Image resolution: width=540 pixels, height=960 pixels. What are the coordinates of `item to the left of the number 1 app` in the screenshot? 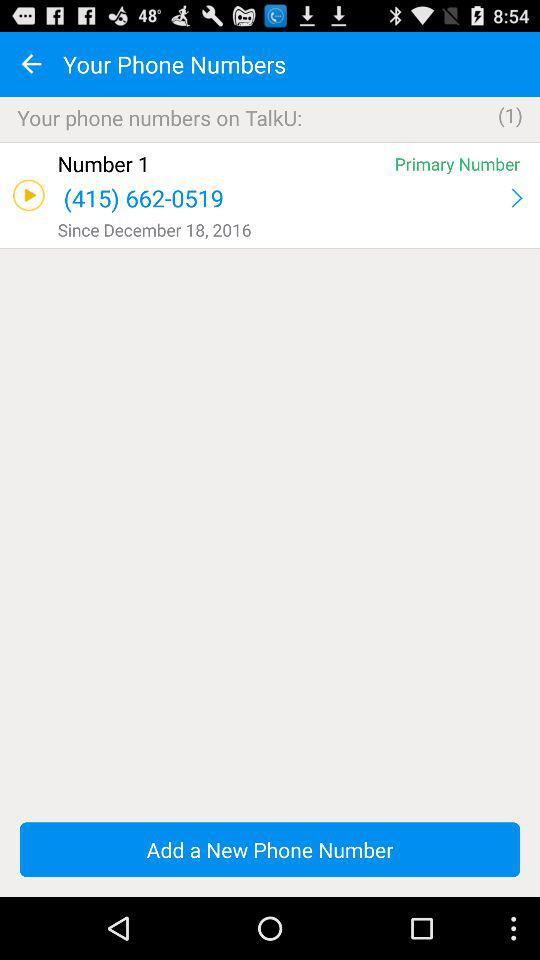 It's located at (27, 195).